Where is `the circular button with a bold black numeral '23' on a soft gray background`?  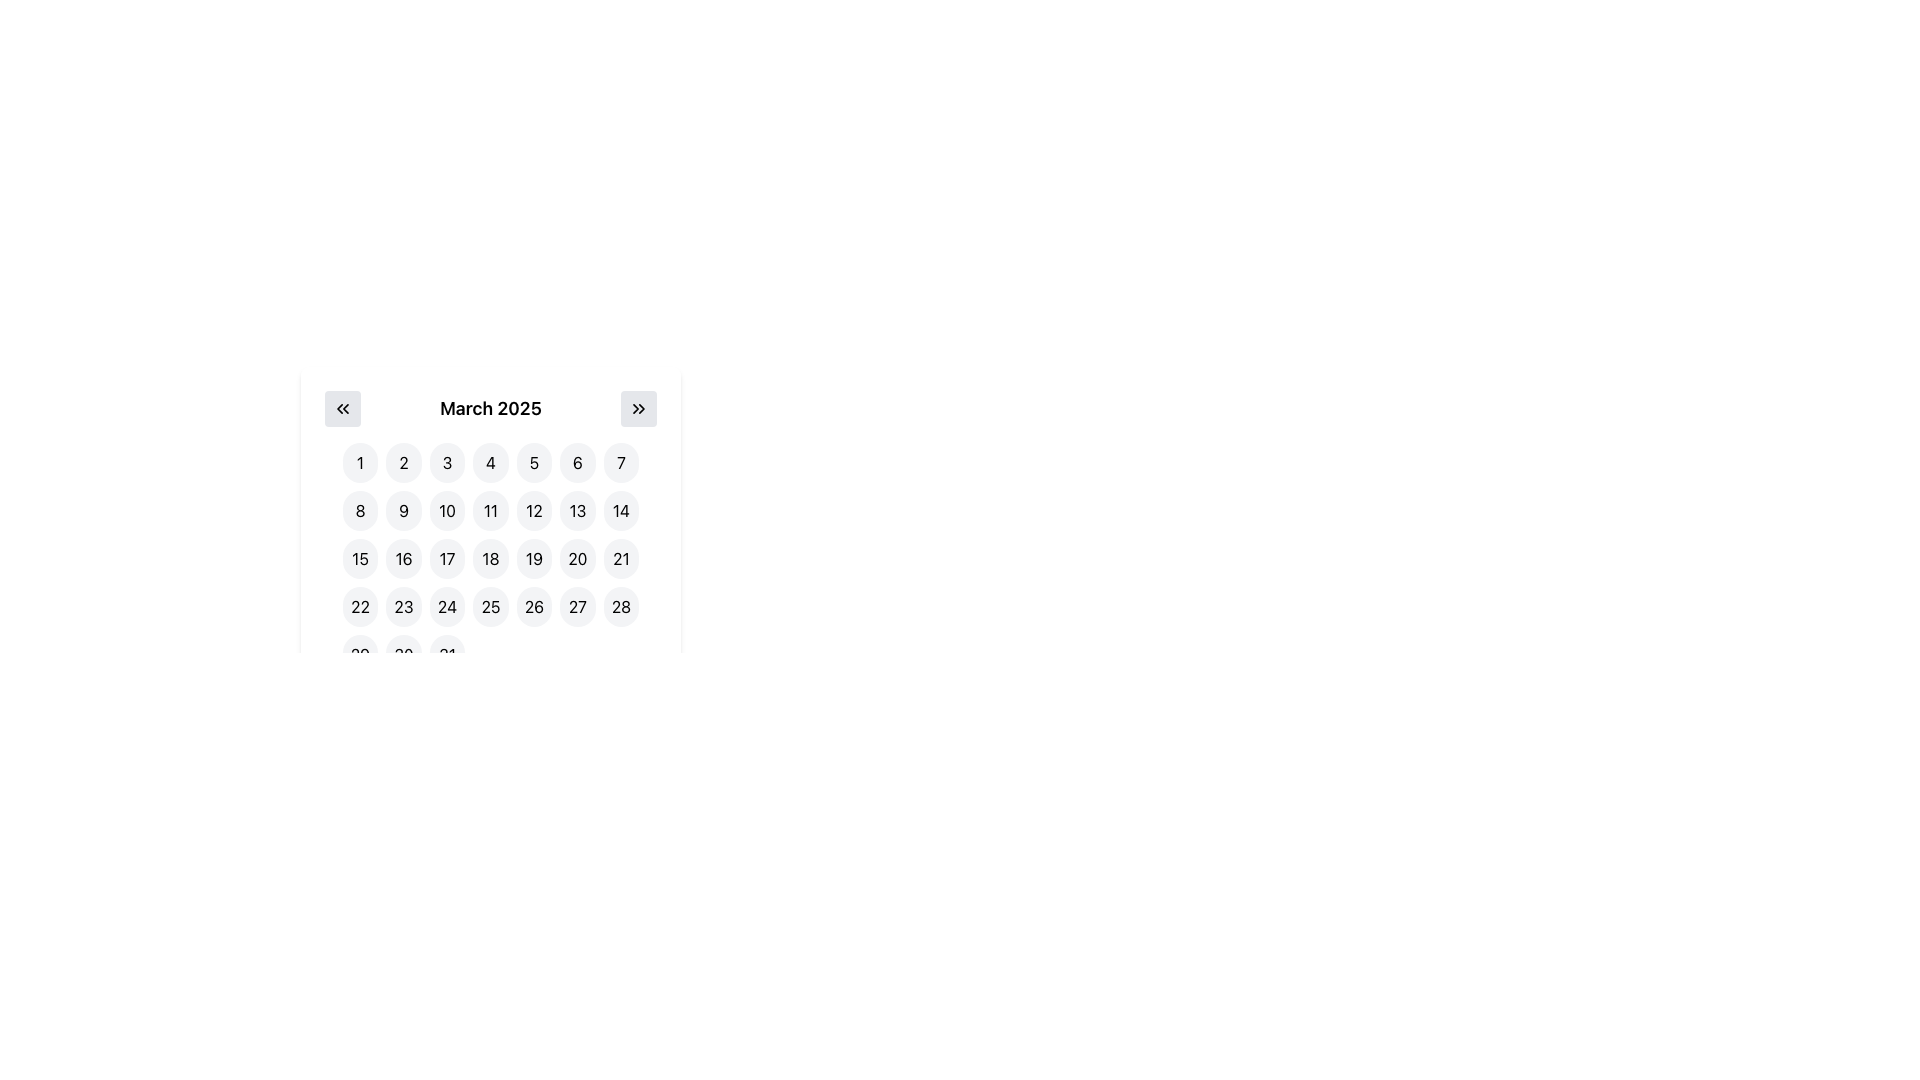 the circular button with a bold black numeral '23' on a soft gray background is located at coordinates (402, 605).